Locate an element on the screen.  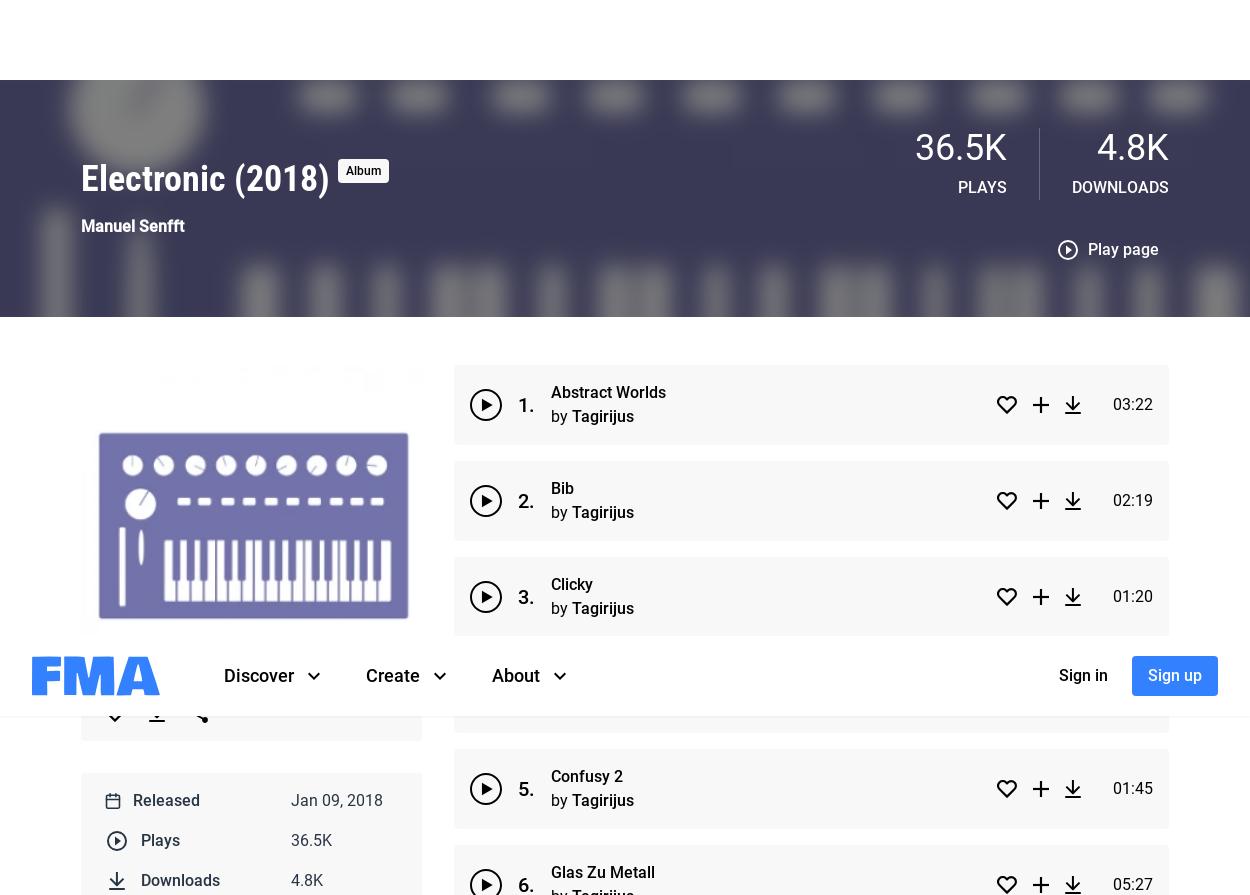
'Glas Zu Metall' is located at coordinates (602, 236).